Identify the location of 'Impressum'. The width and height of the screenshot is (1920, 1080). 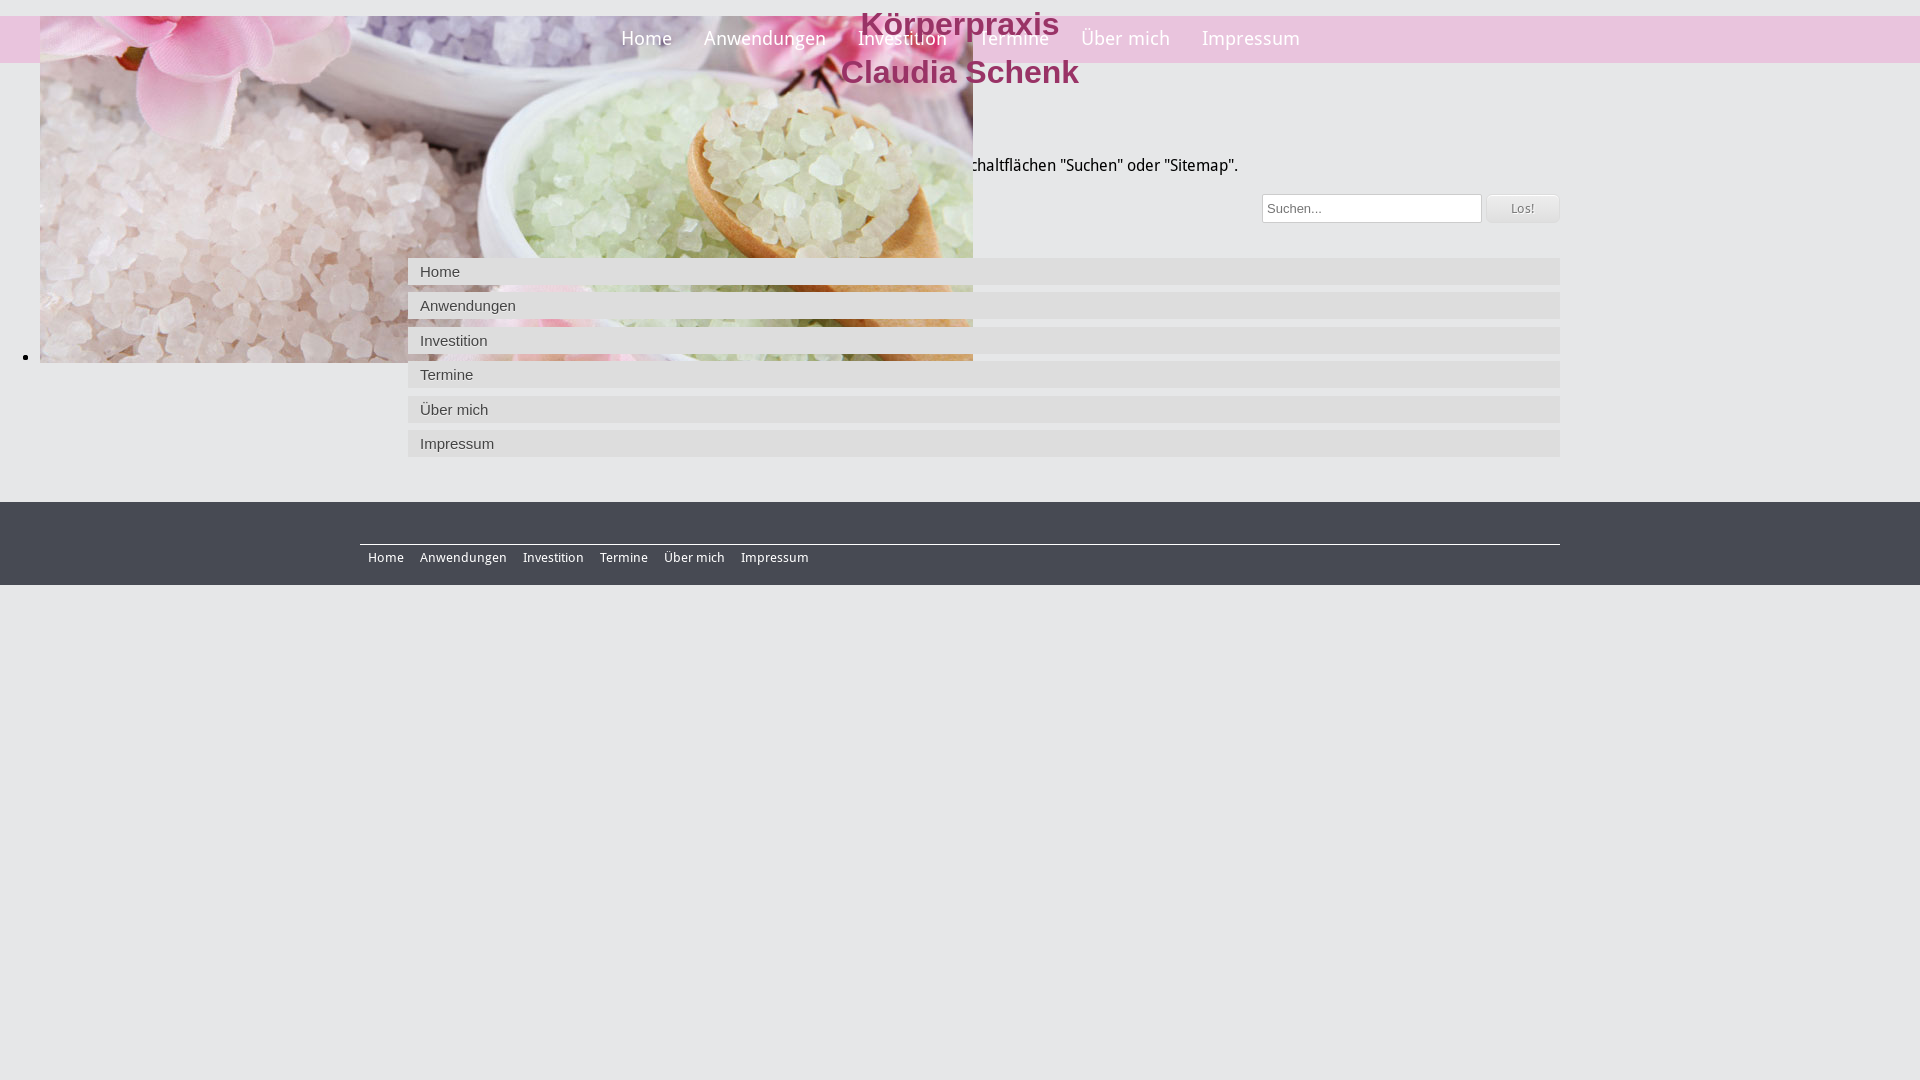
(773, 557).